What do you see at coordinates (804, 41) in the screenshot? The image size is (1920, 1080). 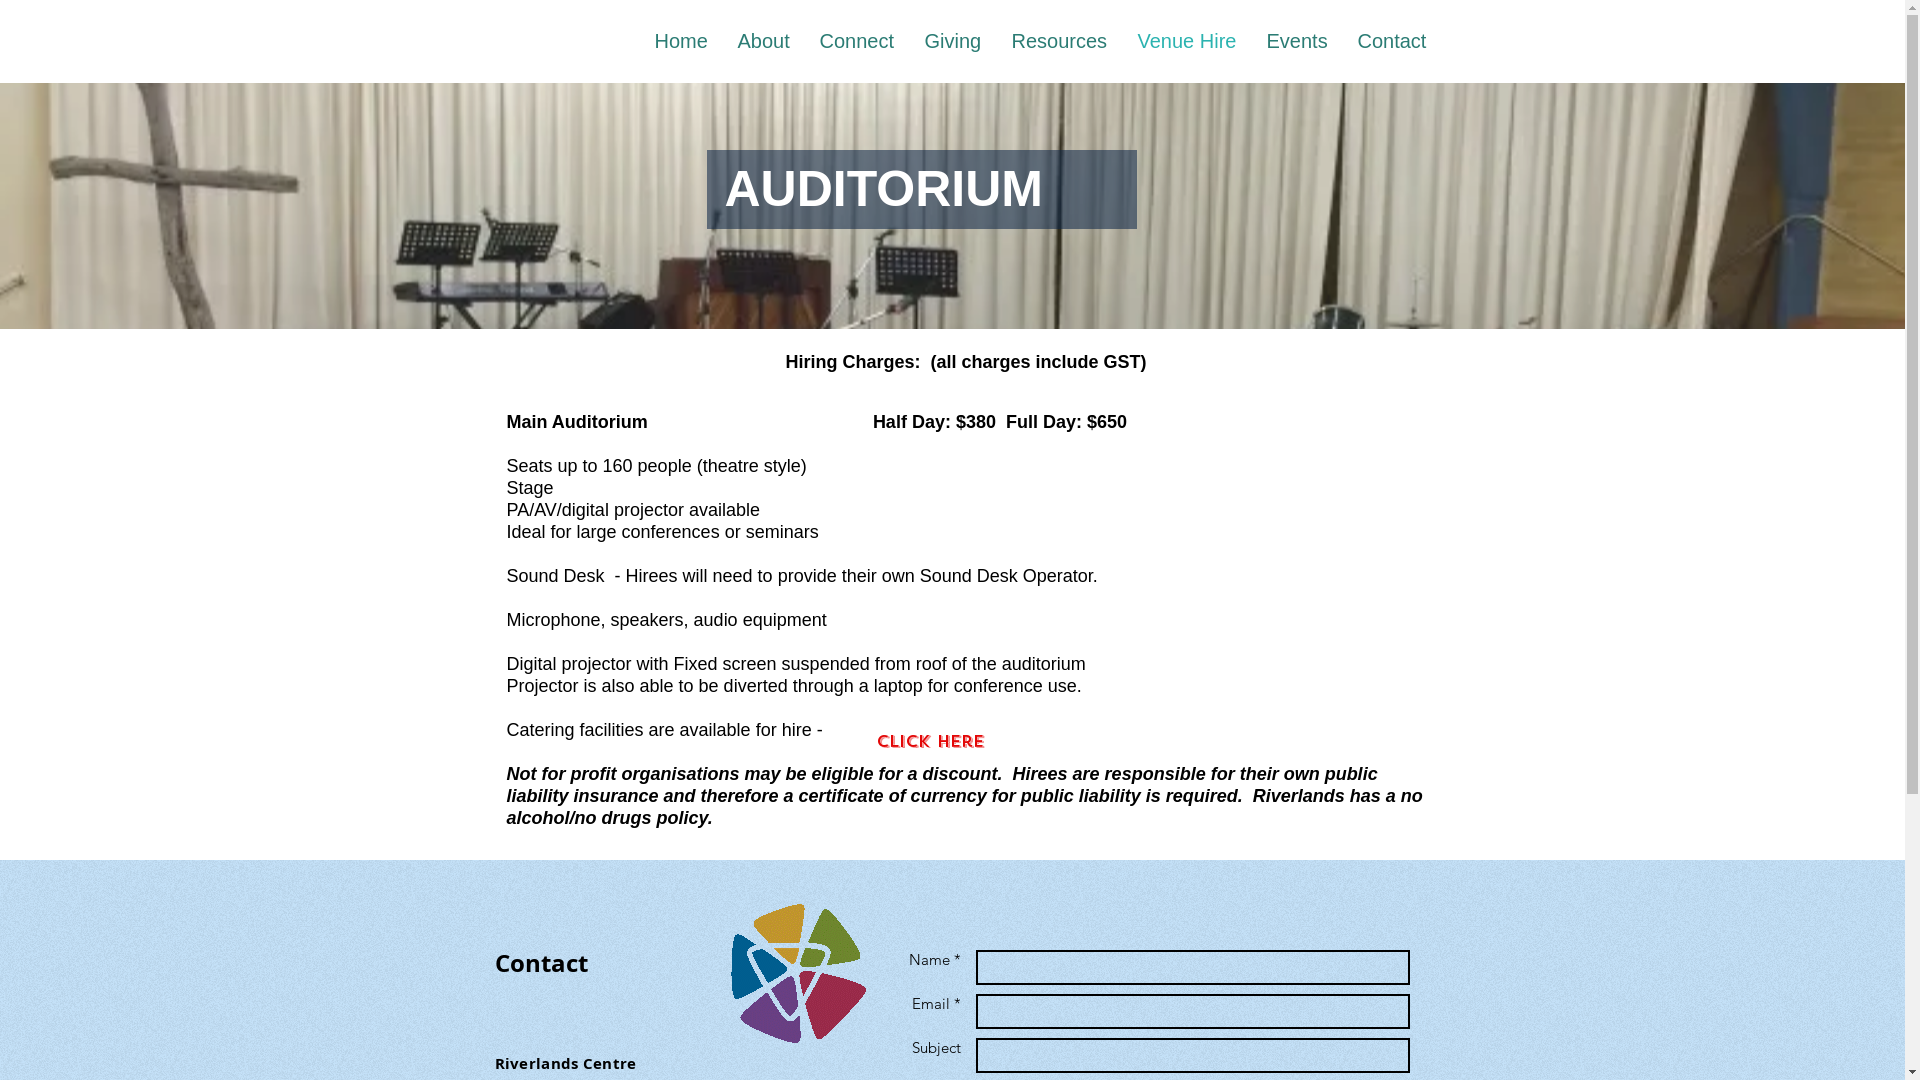 I see `'Connect'` at bounding box center [804, 41].